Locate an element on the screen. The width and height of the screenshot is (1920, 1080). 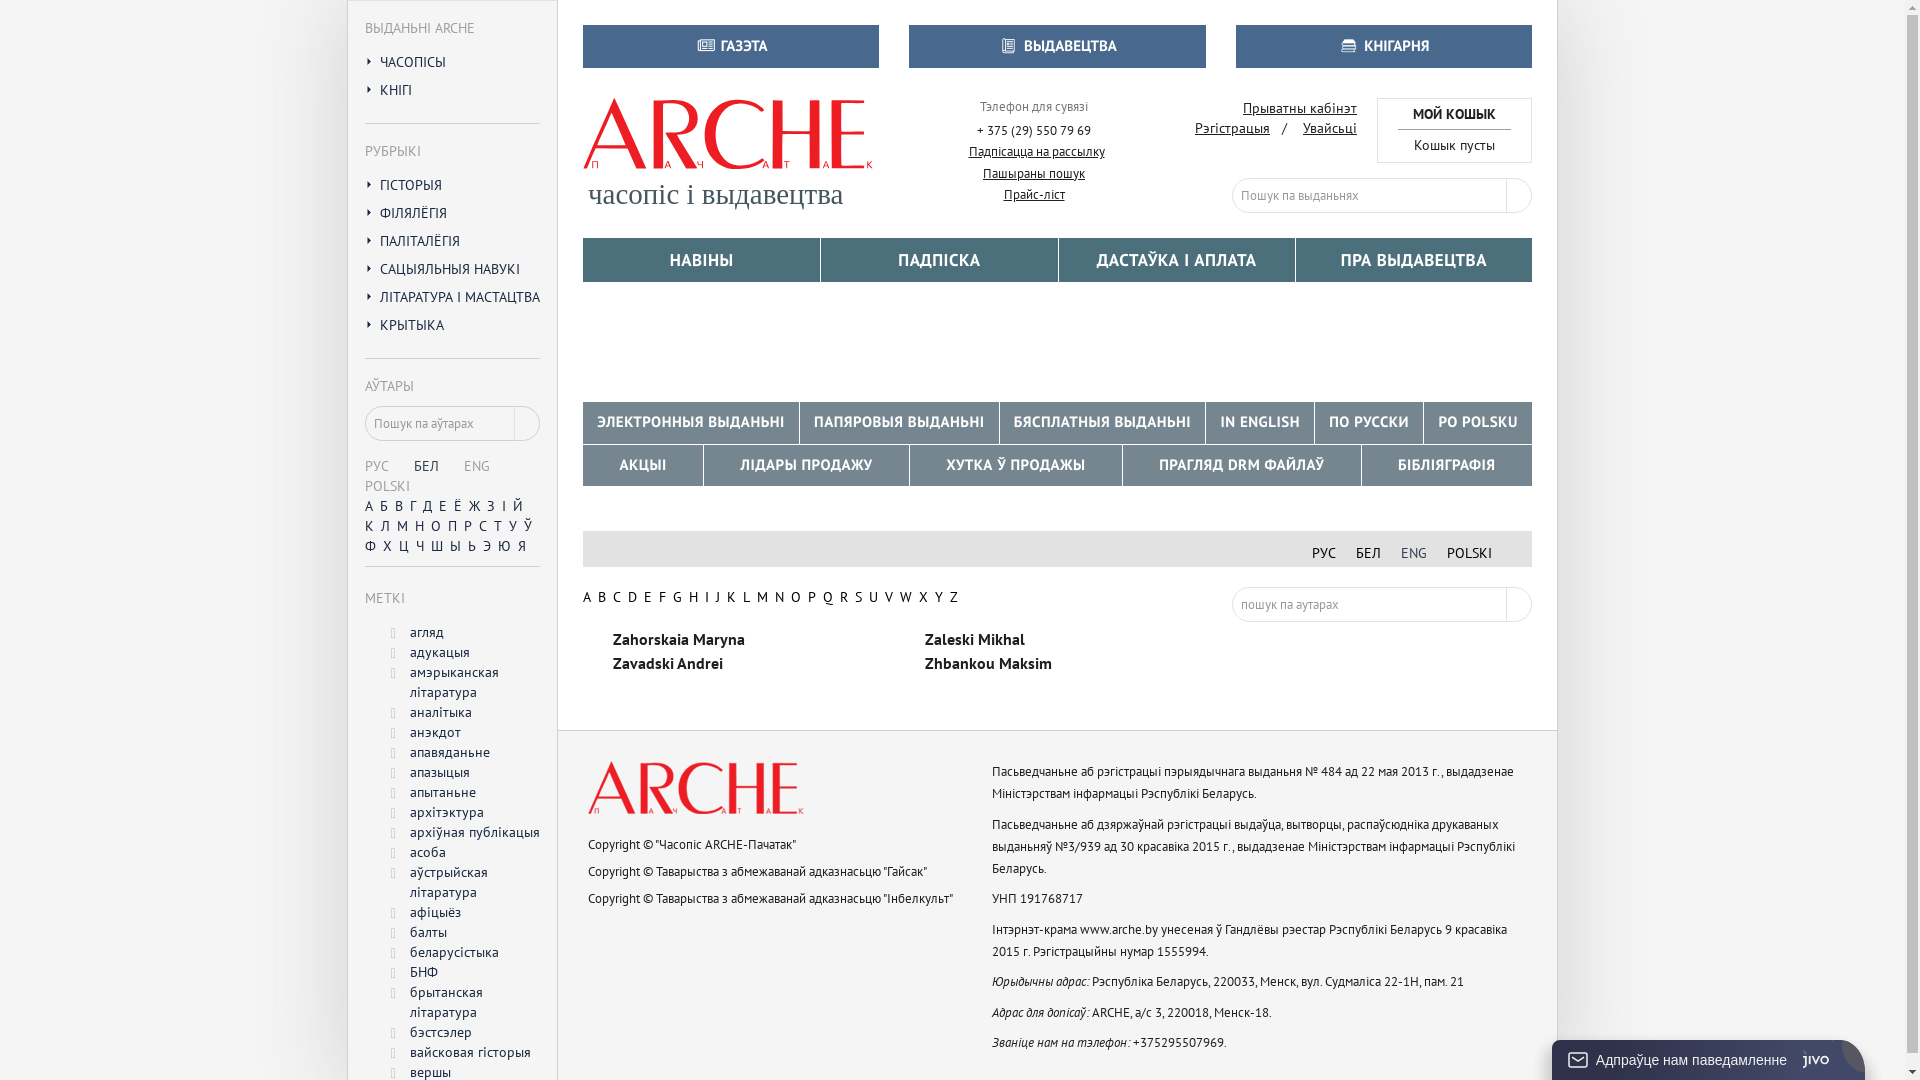
'X' is located at coordinates (922, 596).